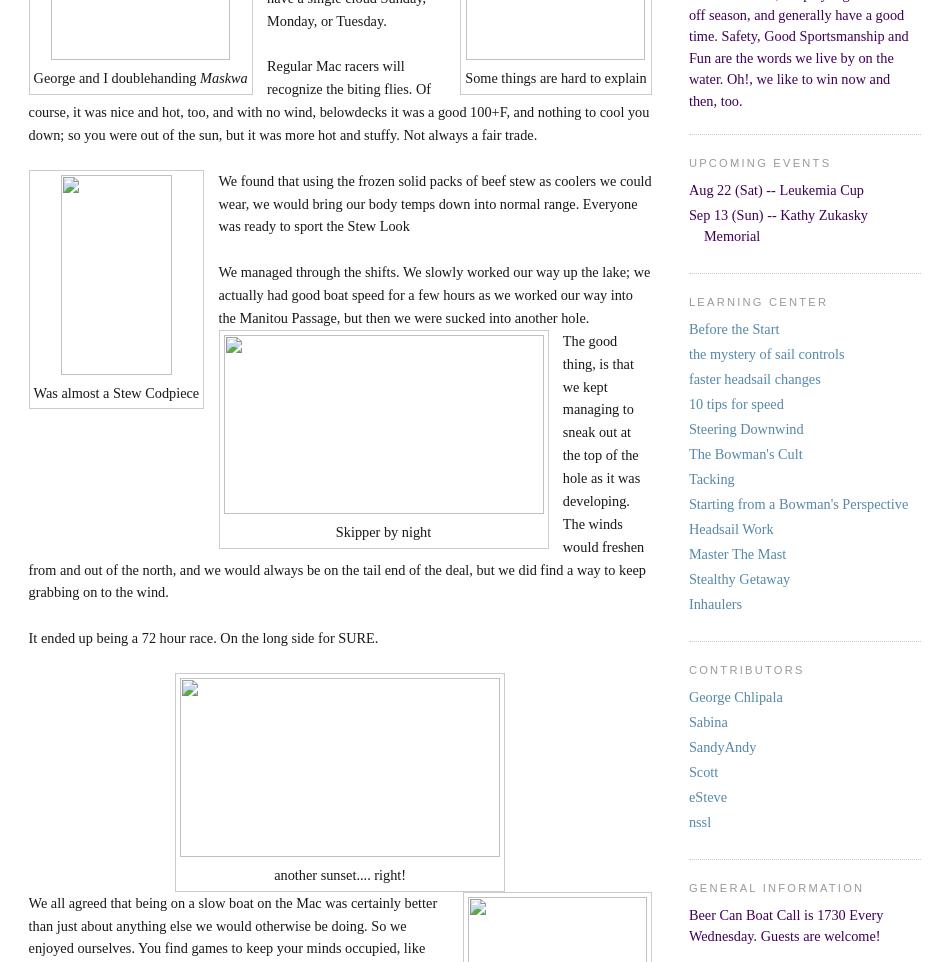  Describe the element at coordinates (744, 427) in the screenshot. I see `'Steering Downwind'` at that location.